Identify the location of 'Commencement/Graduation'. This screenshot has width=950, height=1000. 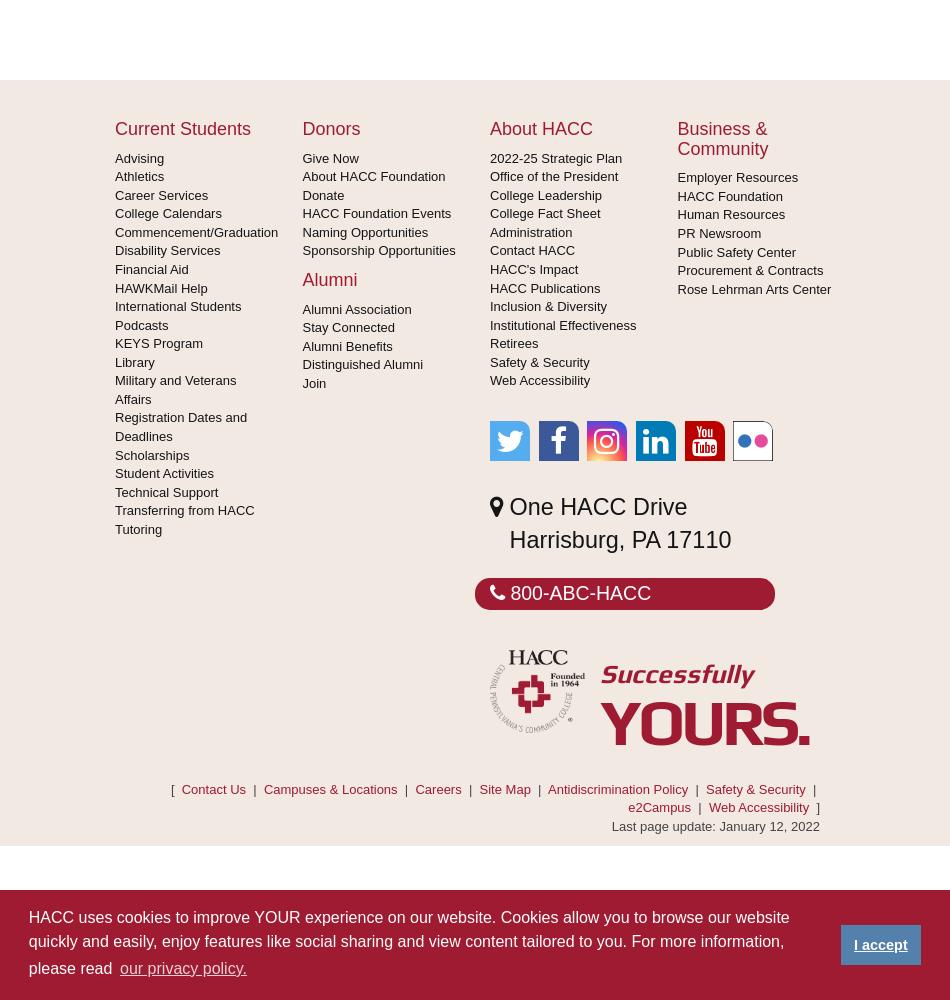
(196, 230).